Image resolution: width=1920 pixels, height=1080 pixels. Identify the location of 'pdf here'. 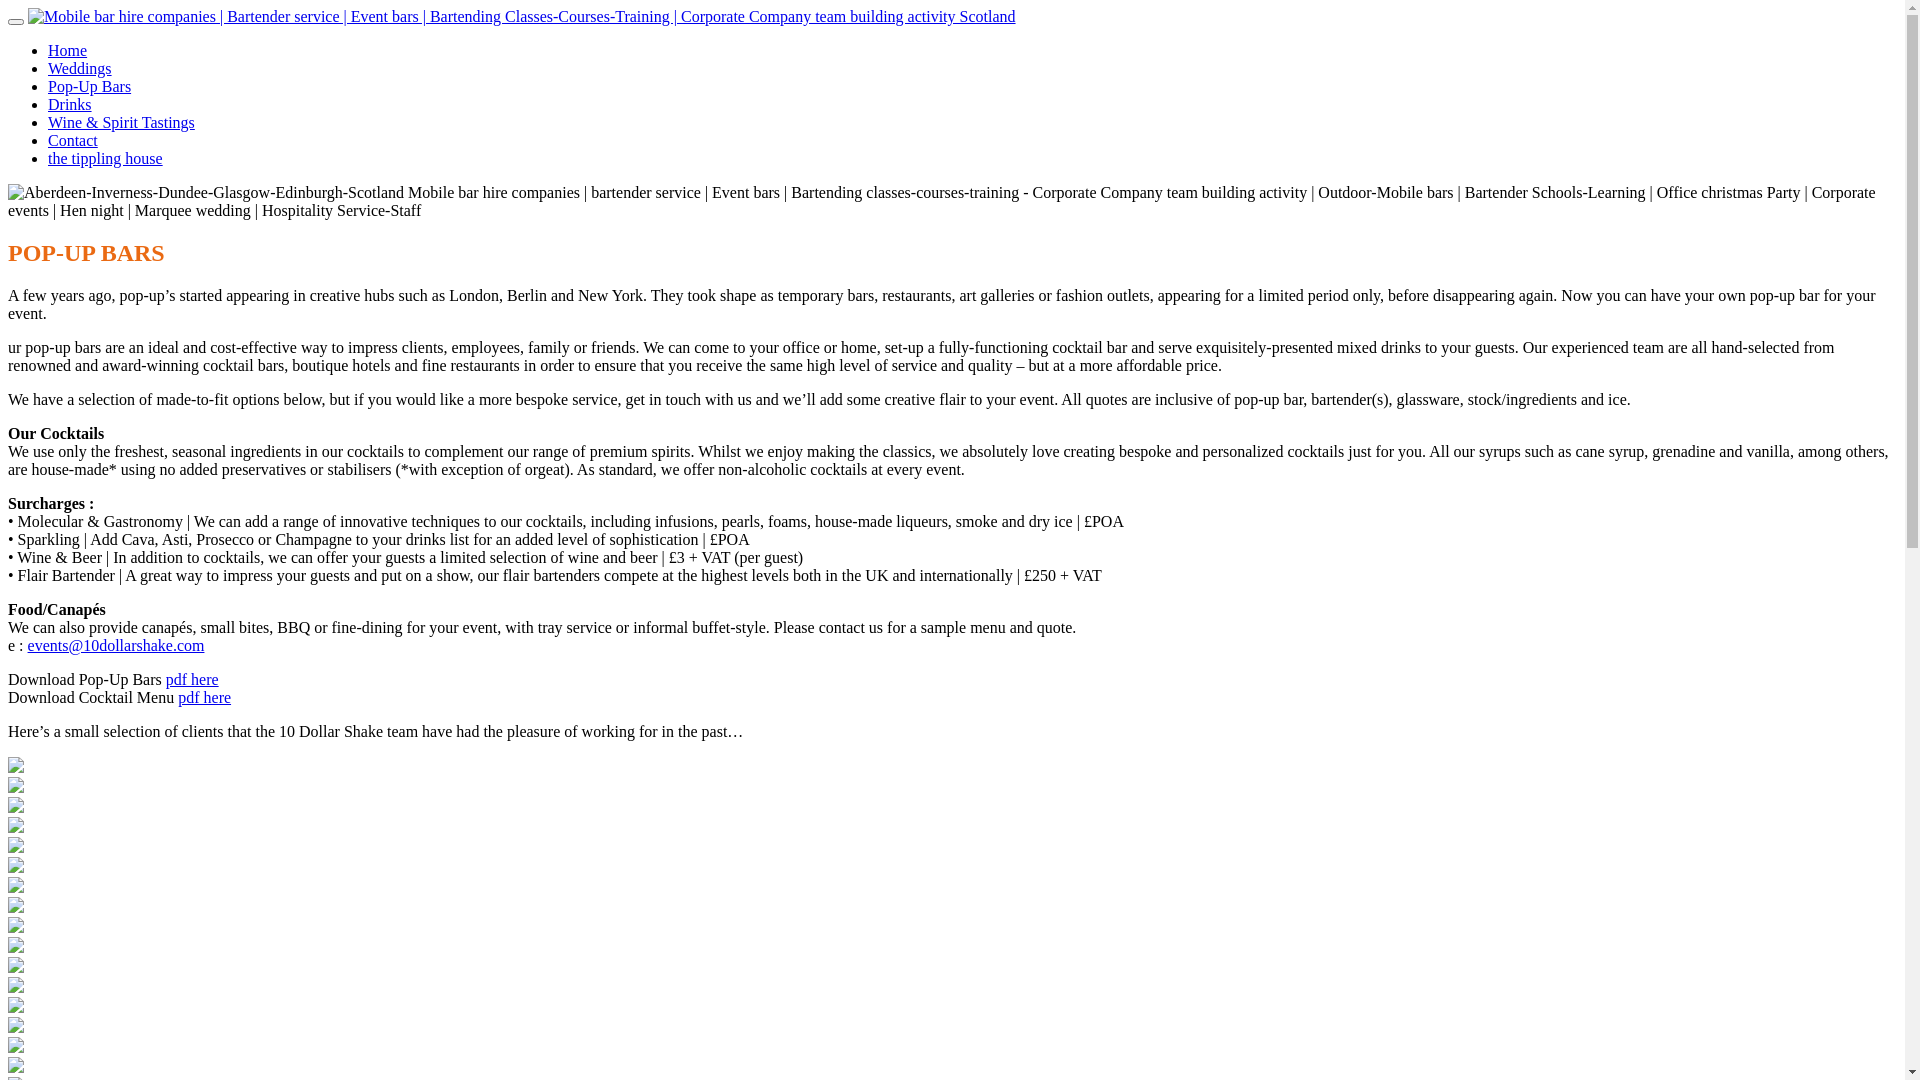
(204, 696).